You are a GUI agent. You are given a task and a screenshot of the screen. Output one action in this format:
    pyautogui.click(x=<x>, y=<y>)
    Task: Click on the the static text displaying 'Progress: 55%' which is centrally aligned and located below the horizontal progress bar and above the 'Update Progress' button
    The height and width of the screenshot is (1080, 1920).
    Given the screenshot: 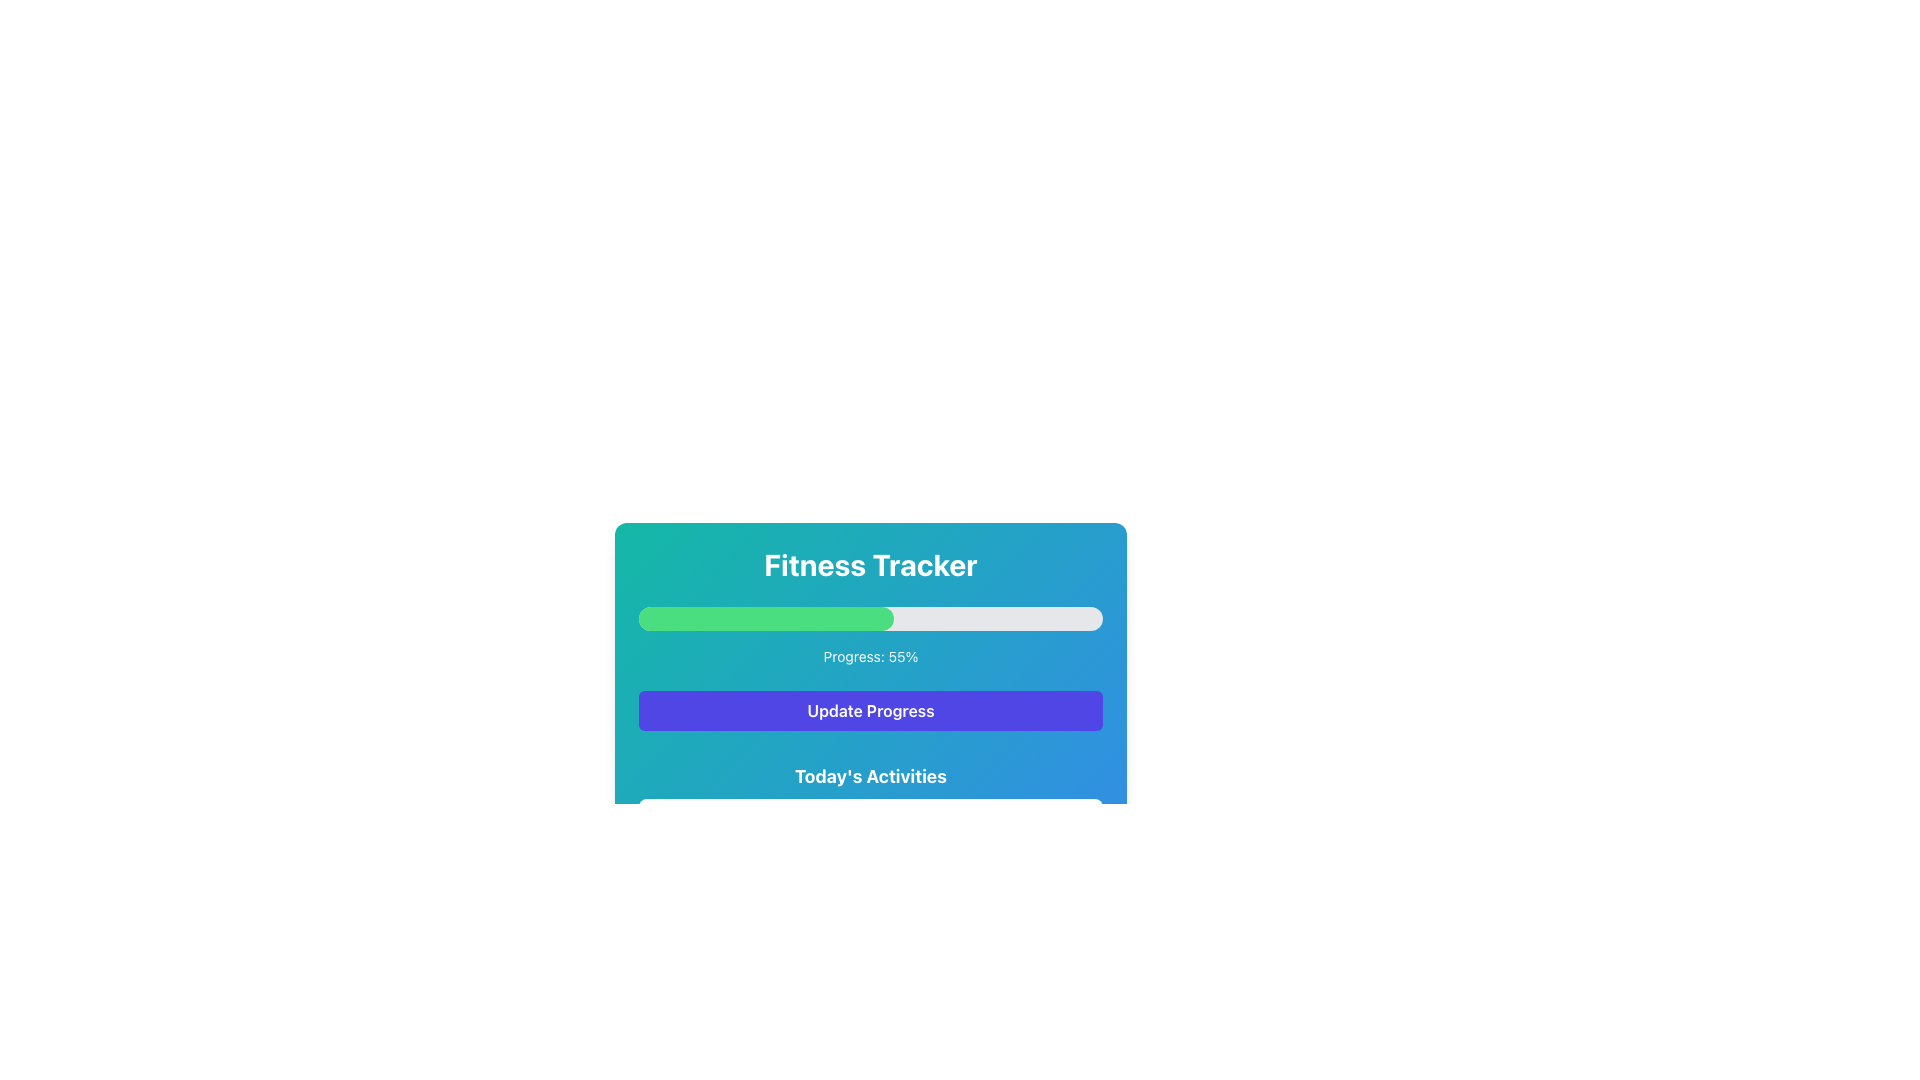 What is the action you would take?
    pyautogui.click(x=870, y=656)
    